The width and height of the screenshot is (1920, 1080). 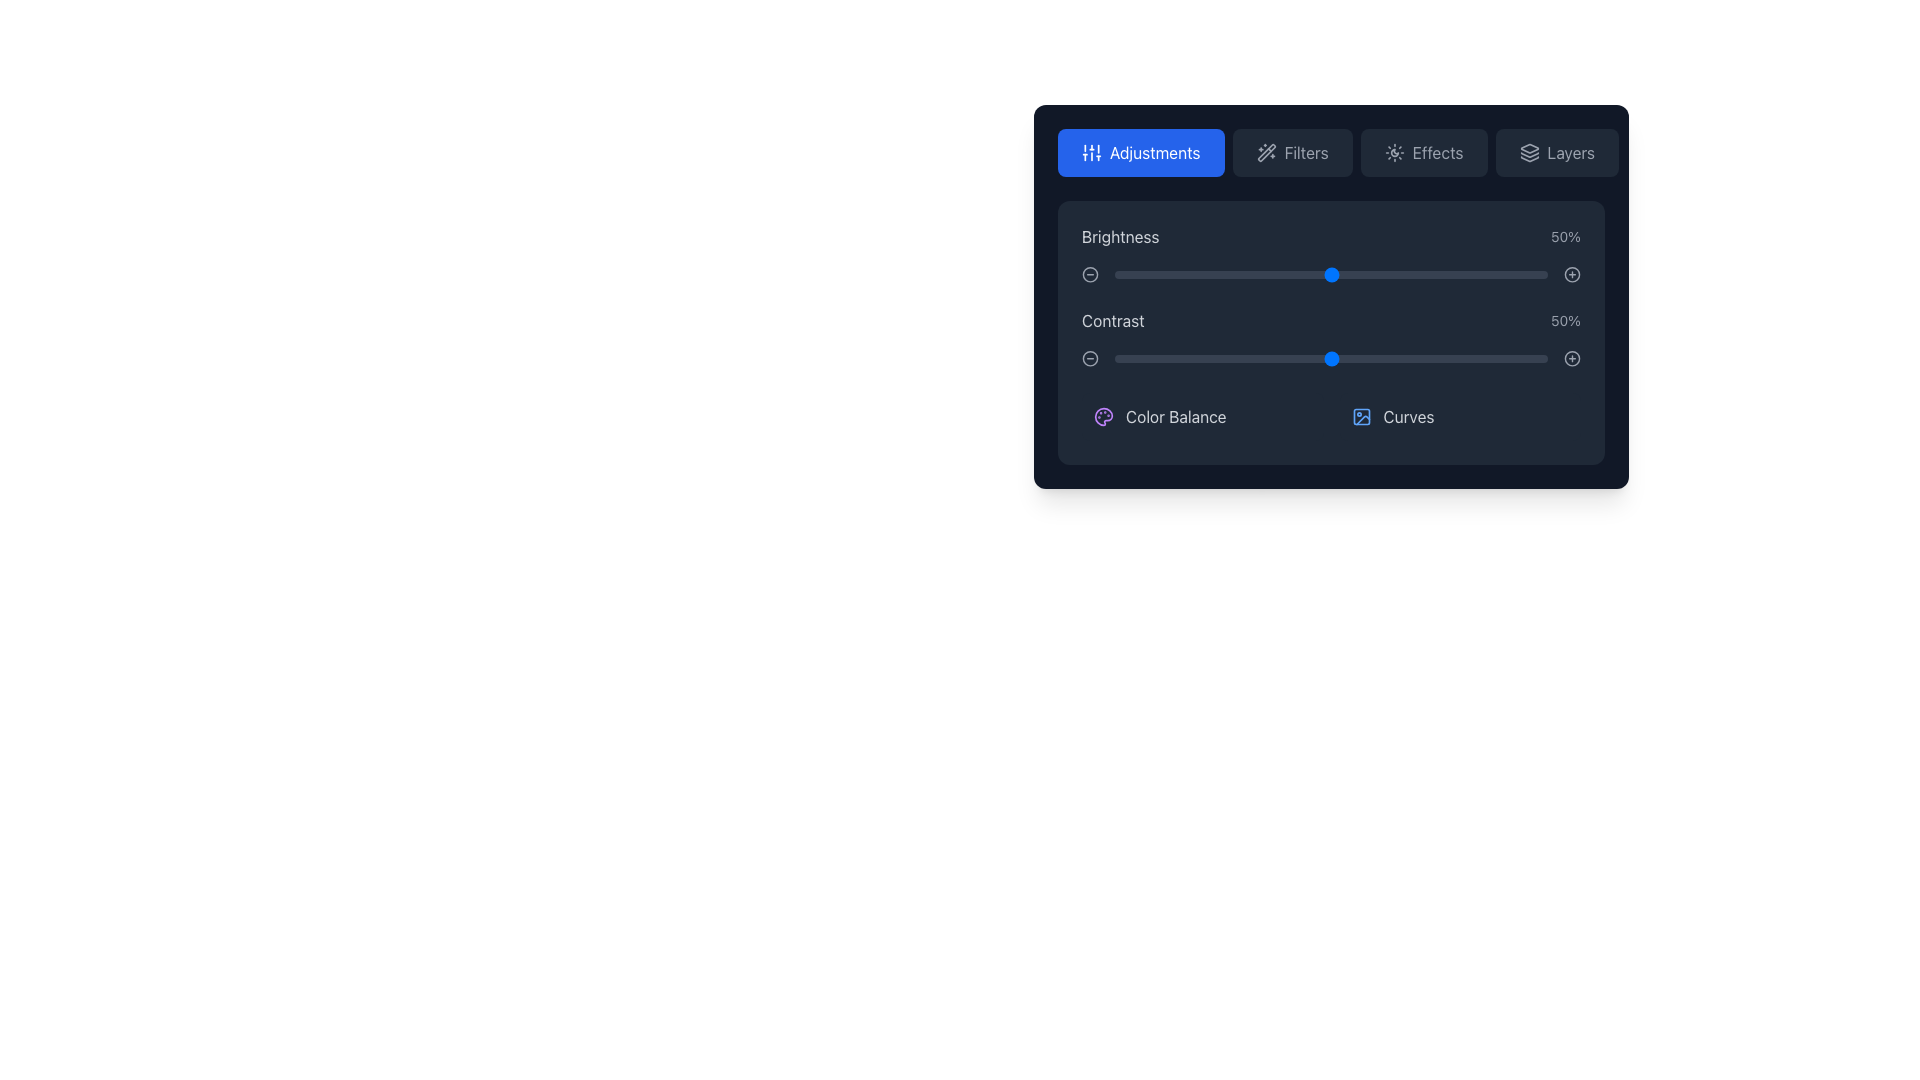 What do you see at coordinates (1318, 274) in the screenshot?
I see `Brightness slider` at bounding box center [1318, 274].